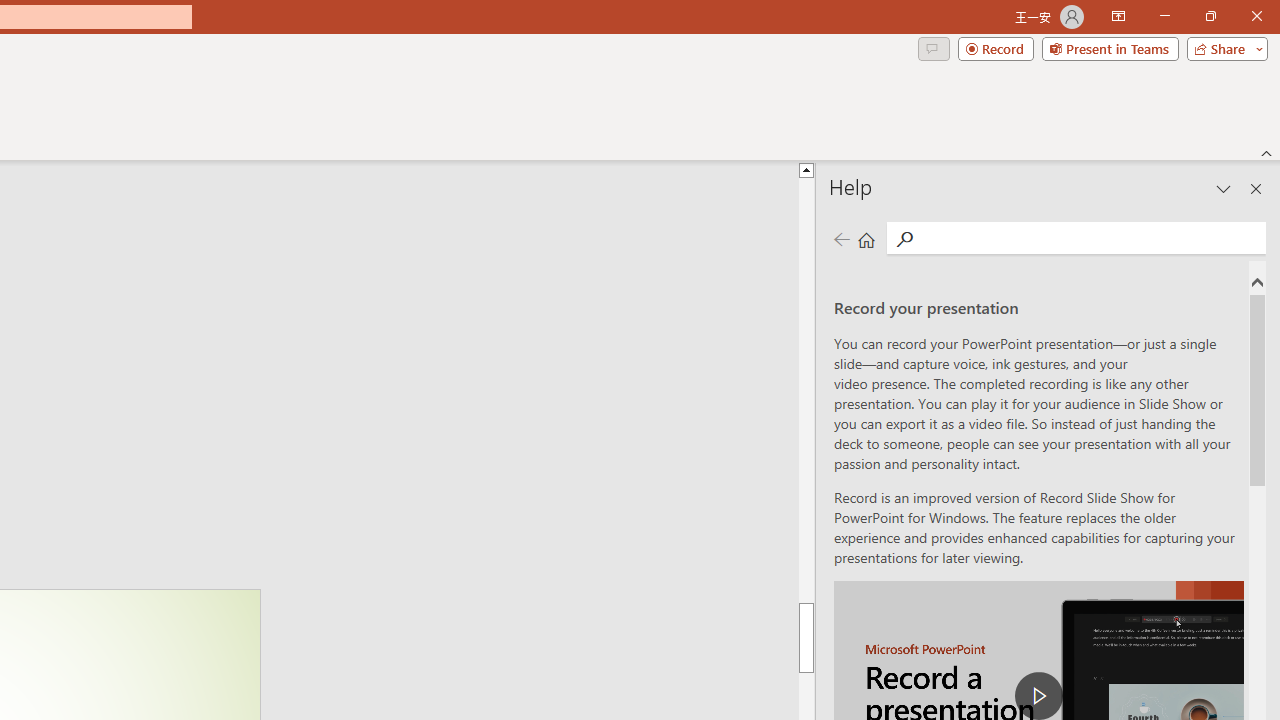 The height and width of the screenshot is (720, 1280). Describe the element at coordinates (841, 238) in the screenshot. I see `'Previous page'` at that location.